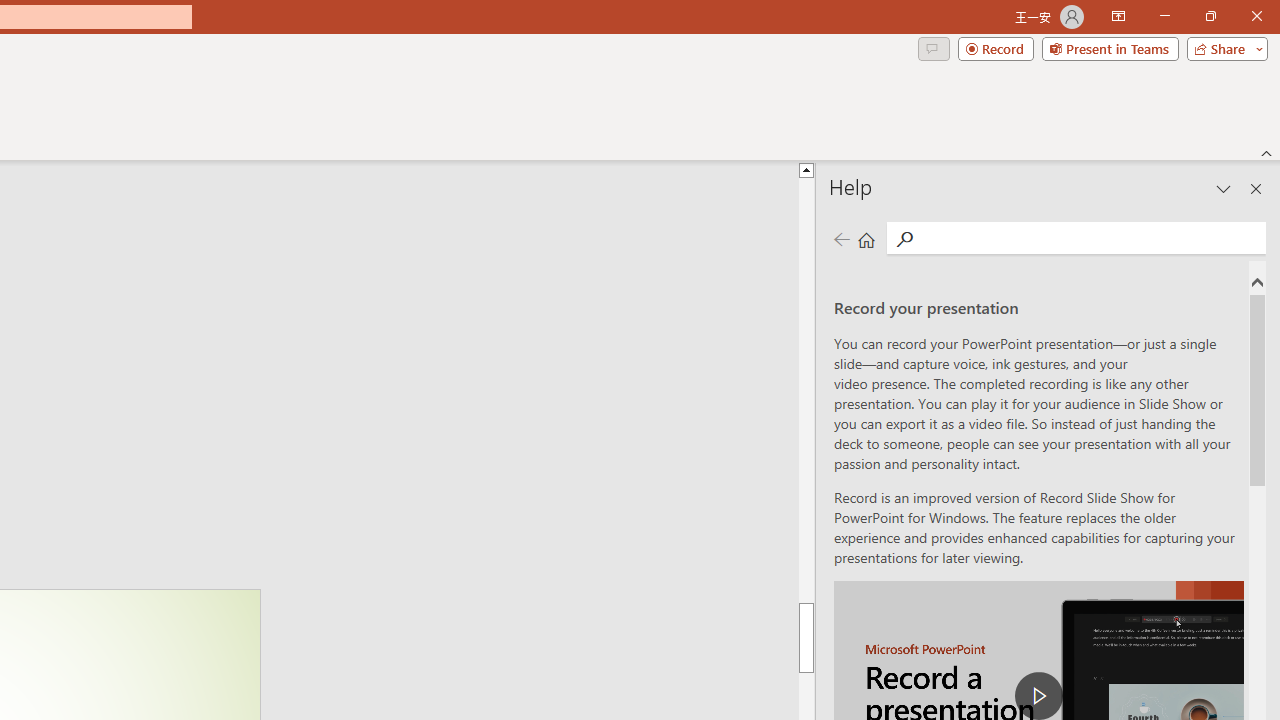 The height and width of the screenshot is (720, 1280). Describe the element at coordinates (841, 238) in the screenshot. I see `'Previous page'` at that location.